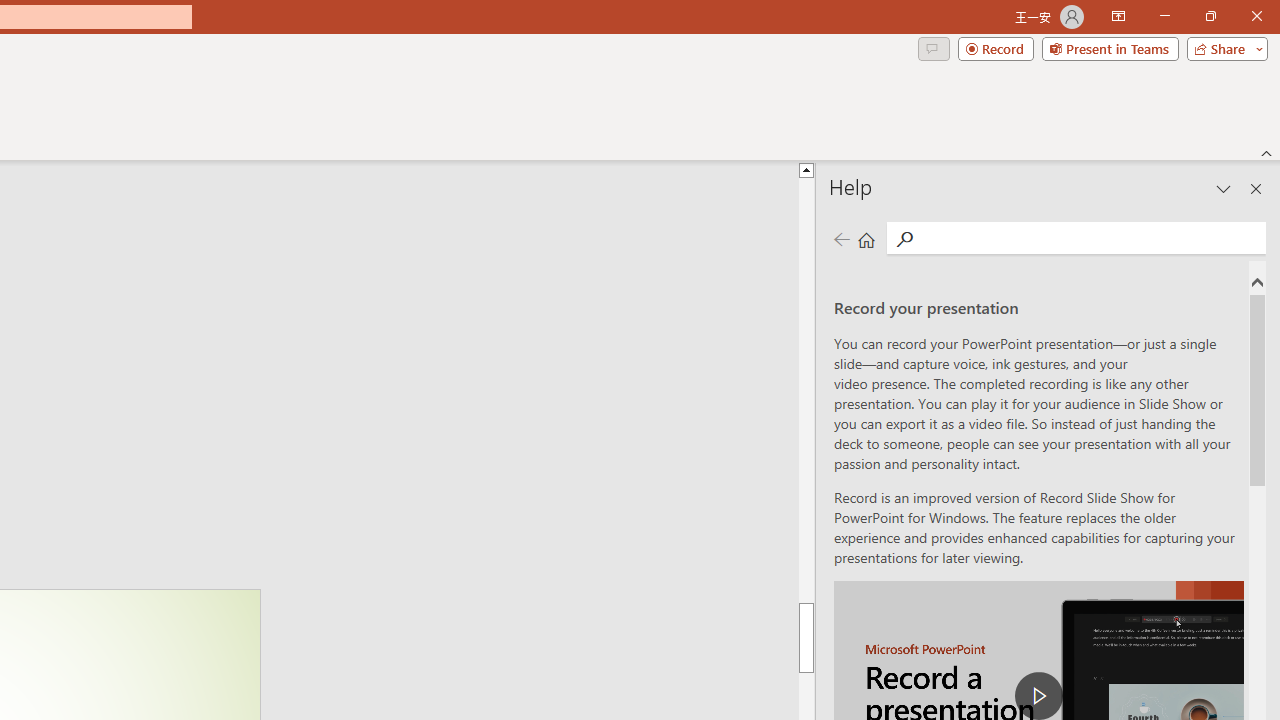 The height and width of the screenshot is (720, 1280). Describe the element at coordinates (841, 238) in the screenshot. I see `'Previous page'` at that location.